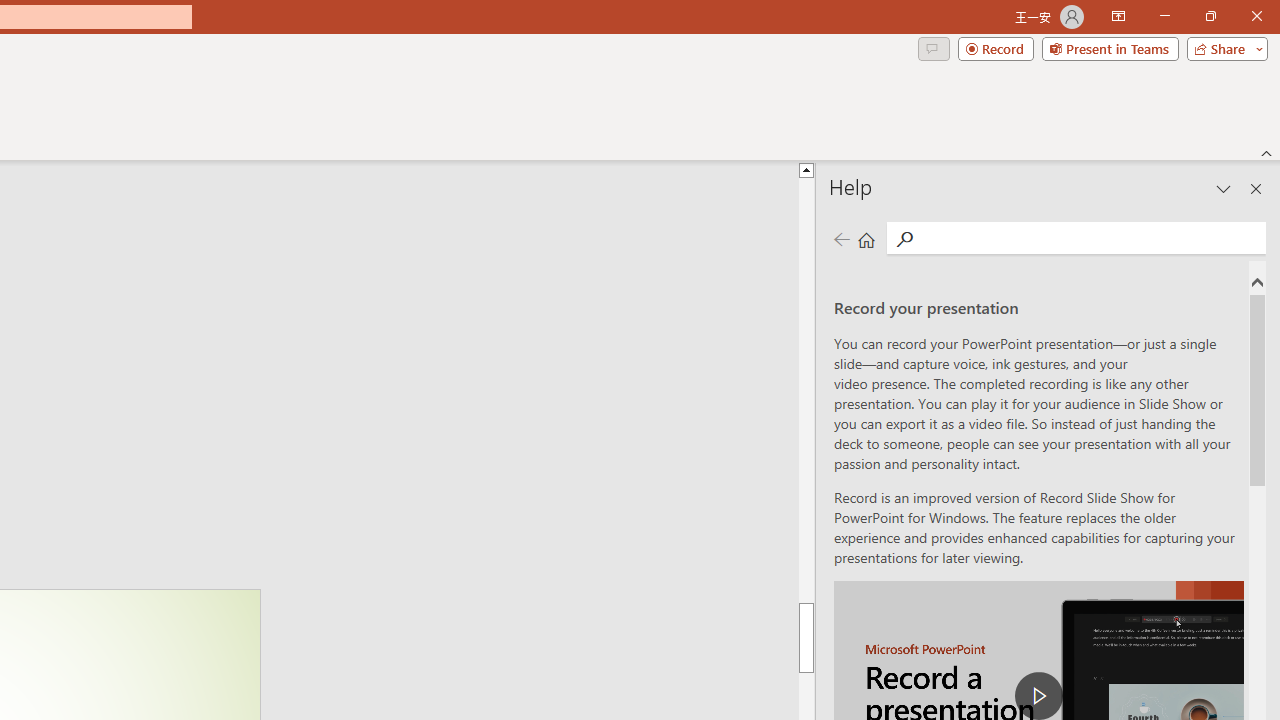 The height and width of the screenshot is (720, 1280). Describe the element at coordinates (841, 238) in the screenshot. I see `'Previous page'` at that location.